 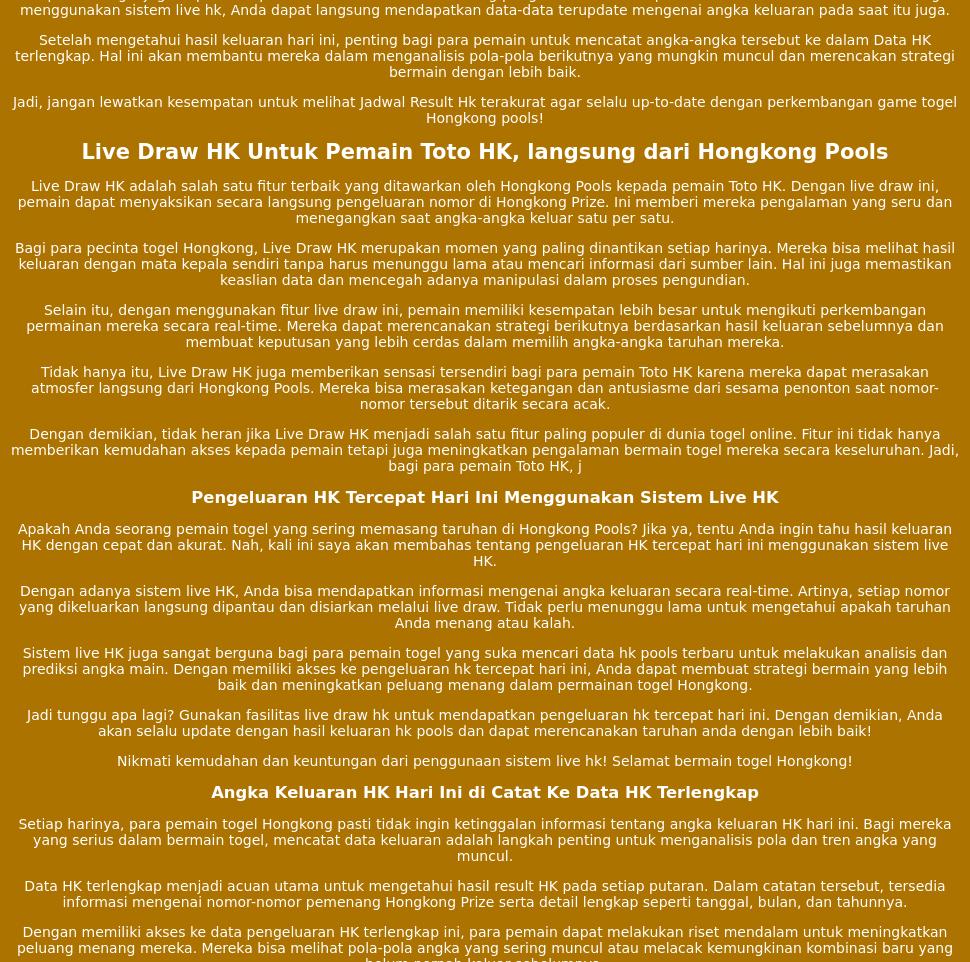 I want to click on 'Tidak hanya itu, Live Draw HK juga memberikan sensasi tersendiri bagi para pemain Toto HK karena mereka dapat merasakan atmosfer langsung dari Hongkong Pools. Mereka bisa merasakan ketegangan dan antusiasme dari sesama penonton saat nomor-nomor tersebut ditarik secara acak.', so click(x=483, y=386).